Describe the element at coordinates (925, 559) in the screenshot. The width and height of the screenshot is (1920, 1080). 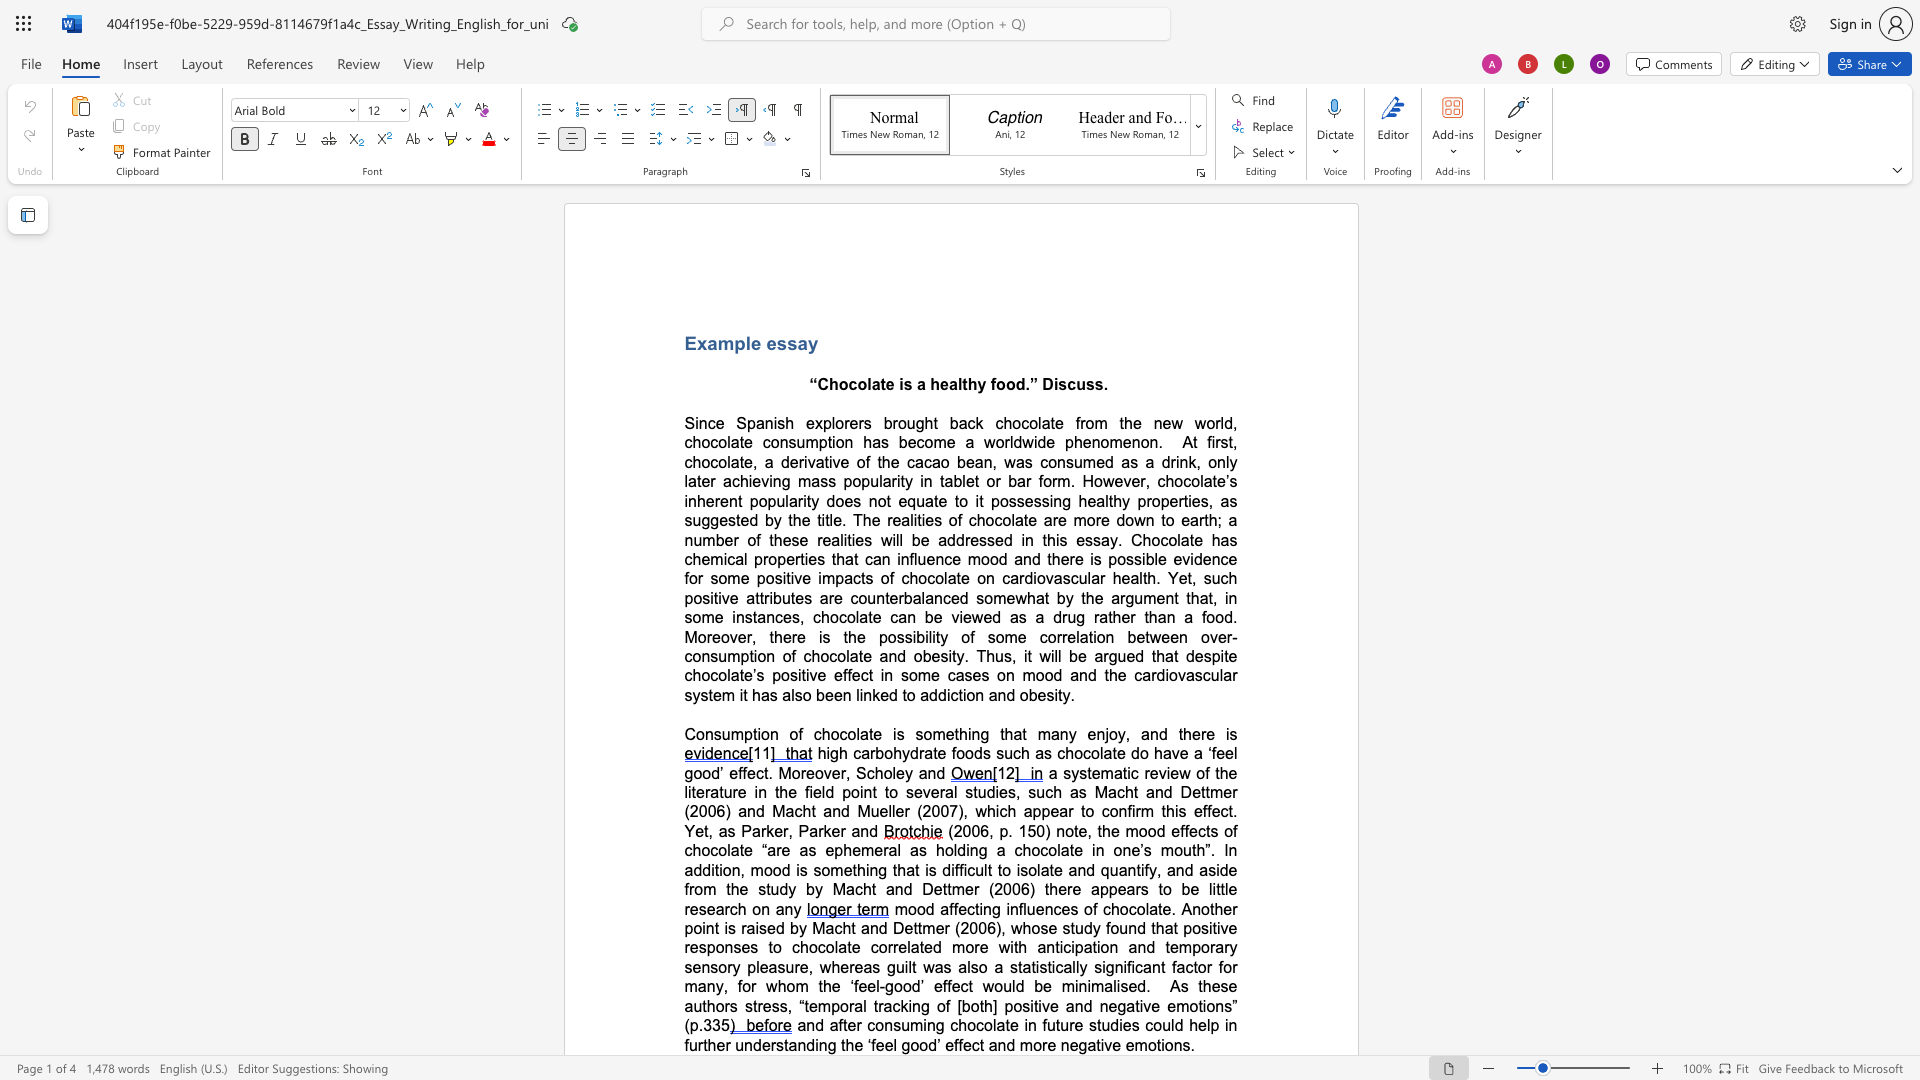
I see `the space between the continuous character "u" and "e" in the text` at that location.